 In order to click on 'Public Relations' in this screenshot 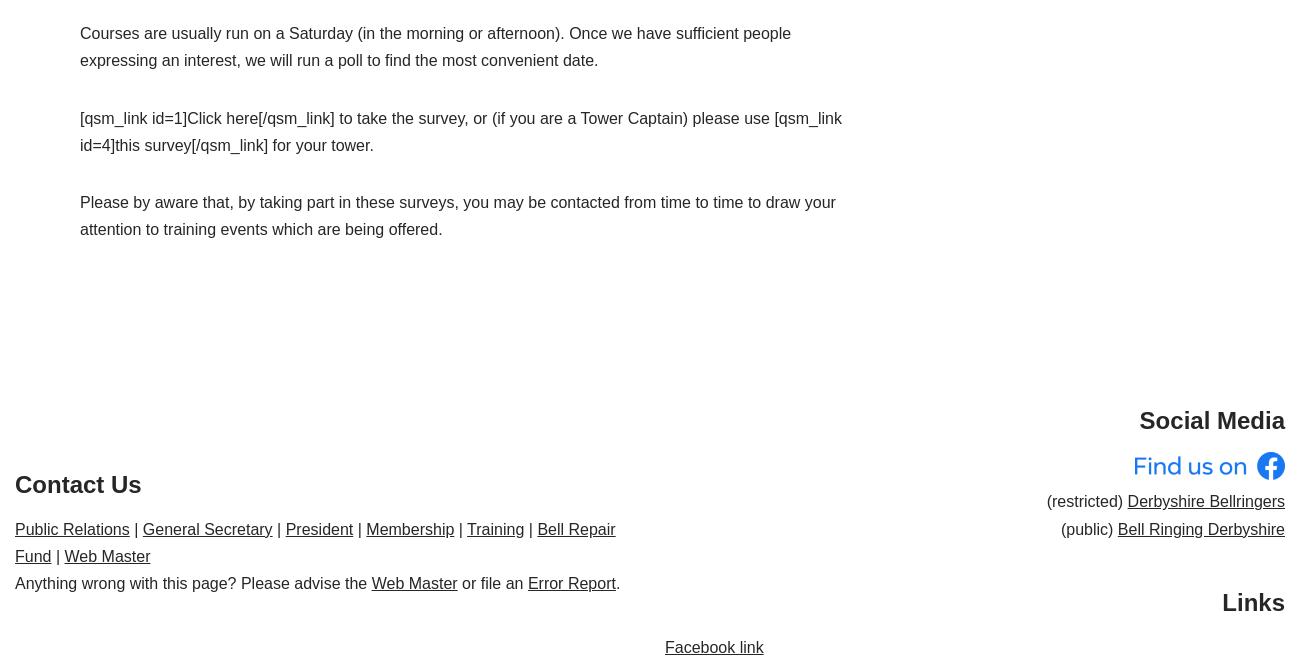, I will do `click(72, 528)`.